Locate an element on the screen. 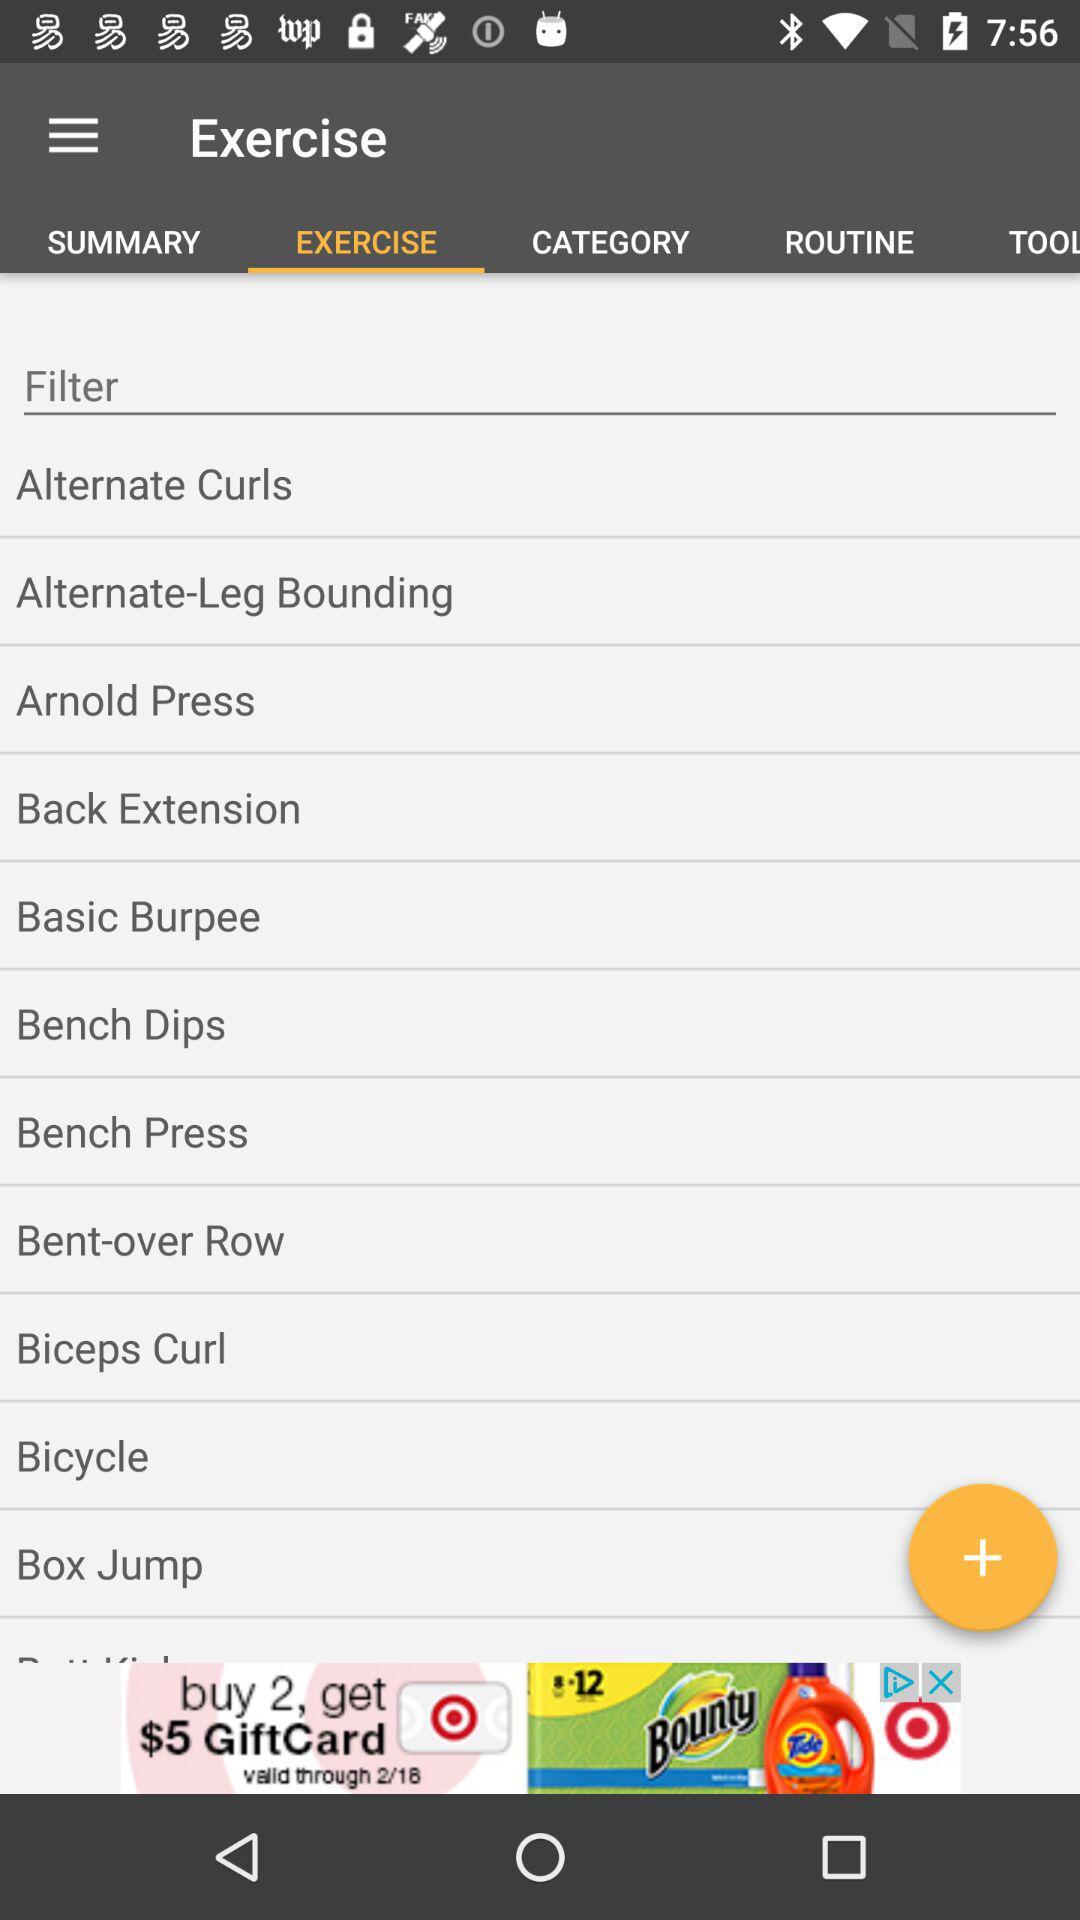 This screenshot has height=1920, width=1080. exercise is located at coordinates (981, 1564).